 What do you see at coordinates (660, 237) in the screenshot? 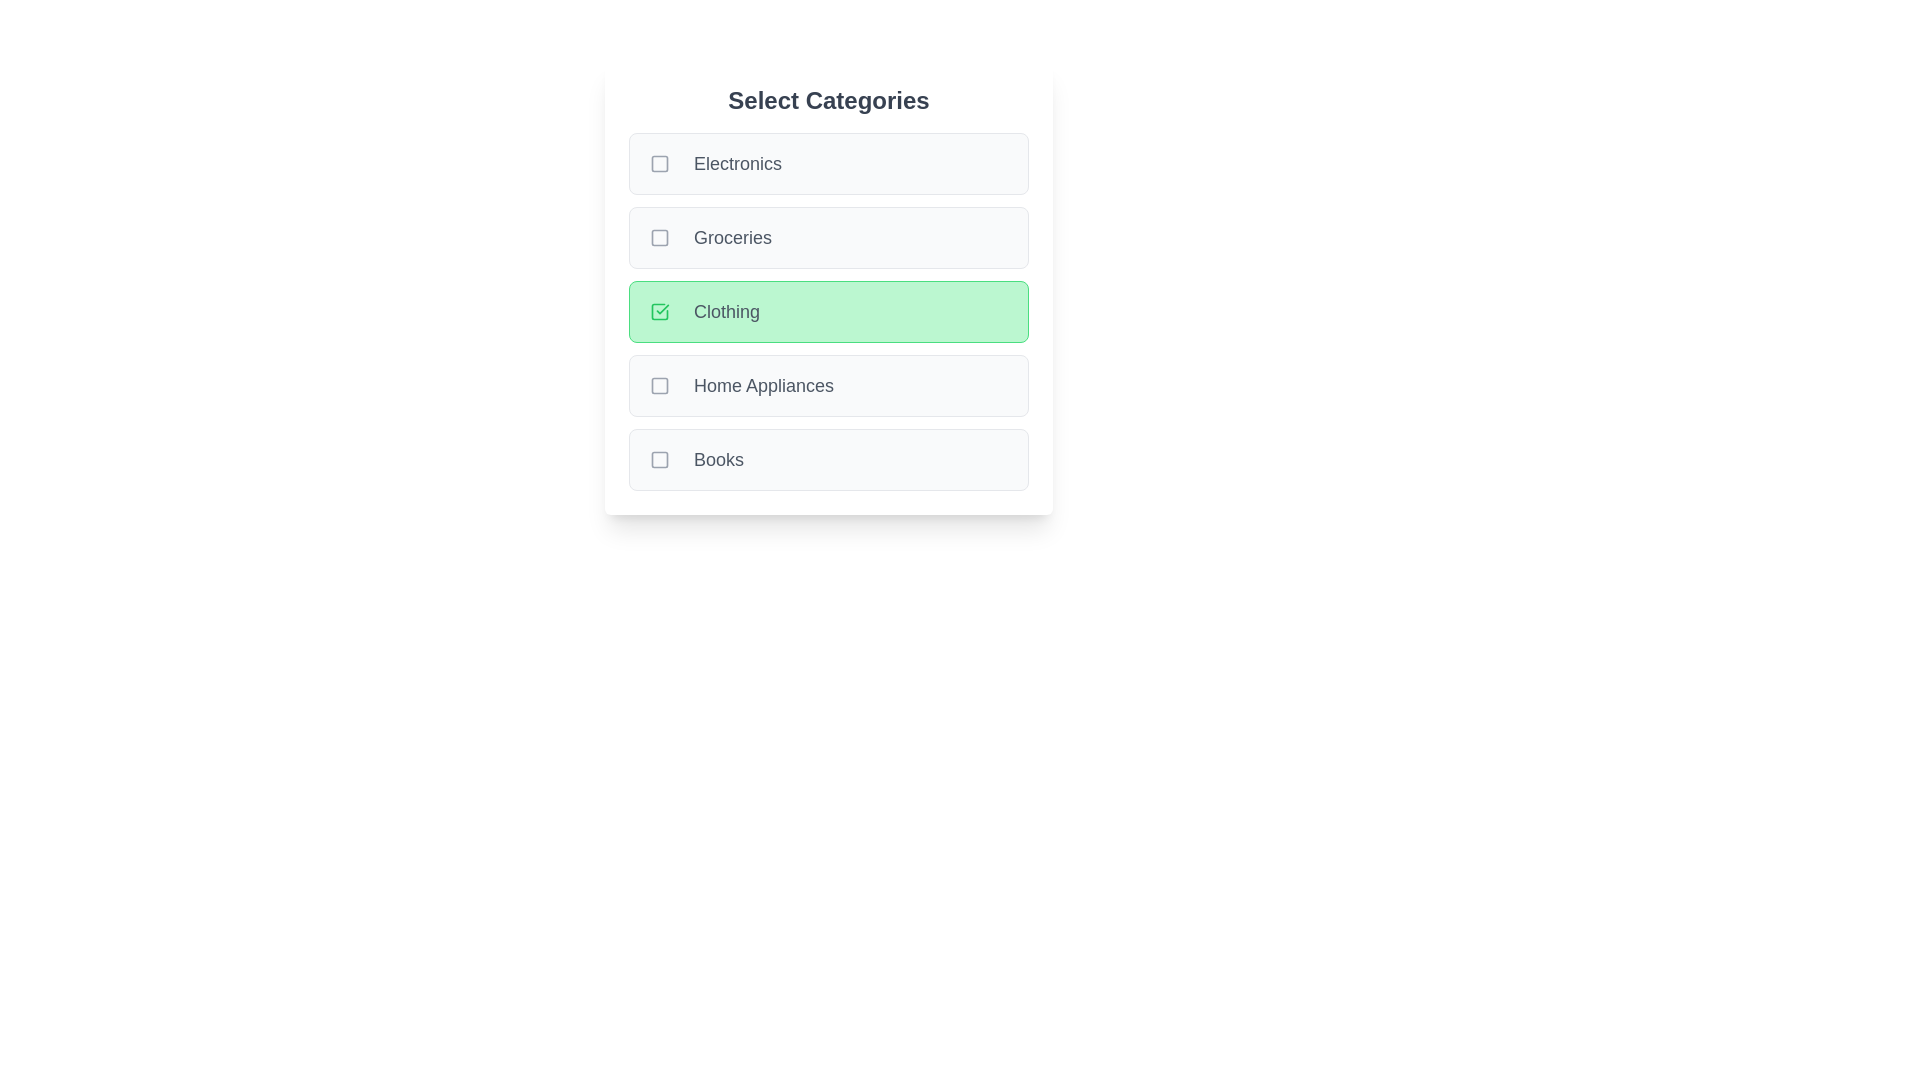
I see `the checkbox for Groceries` at bounding box center [660, 237].